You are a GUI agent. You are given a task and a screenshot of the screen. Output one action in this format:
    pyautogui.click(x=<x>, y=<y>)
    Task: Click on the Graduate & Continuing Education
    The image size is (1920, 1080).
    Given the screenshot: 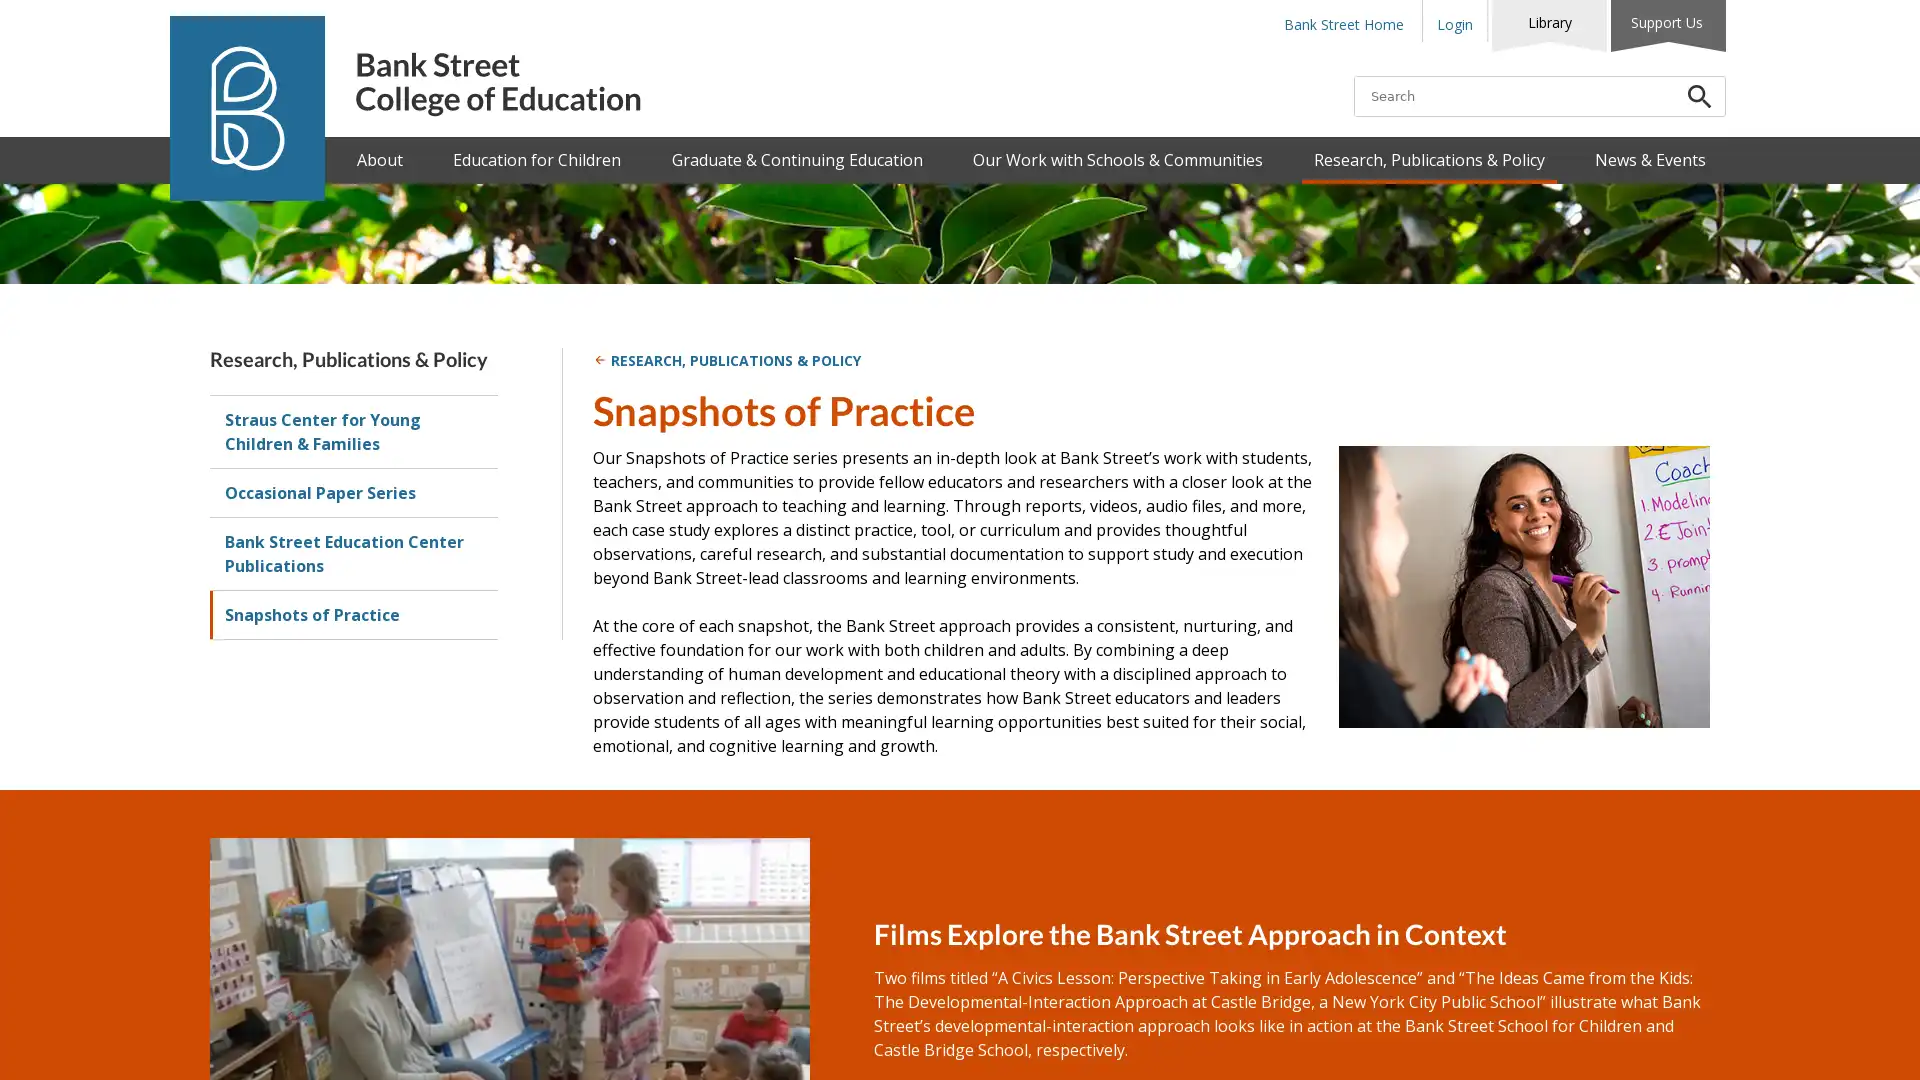 What is the action you would take?
    pyautogui.click(x=795, y=159)
    